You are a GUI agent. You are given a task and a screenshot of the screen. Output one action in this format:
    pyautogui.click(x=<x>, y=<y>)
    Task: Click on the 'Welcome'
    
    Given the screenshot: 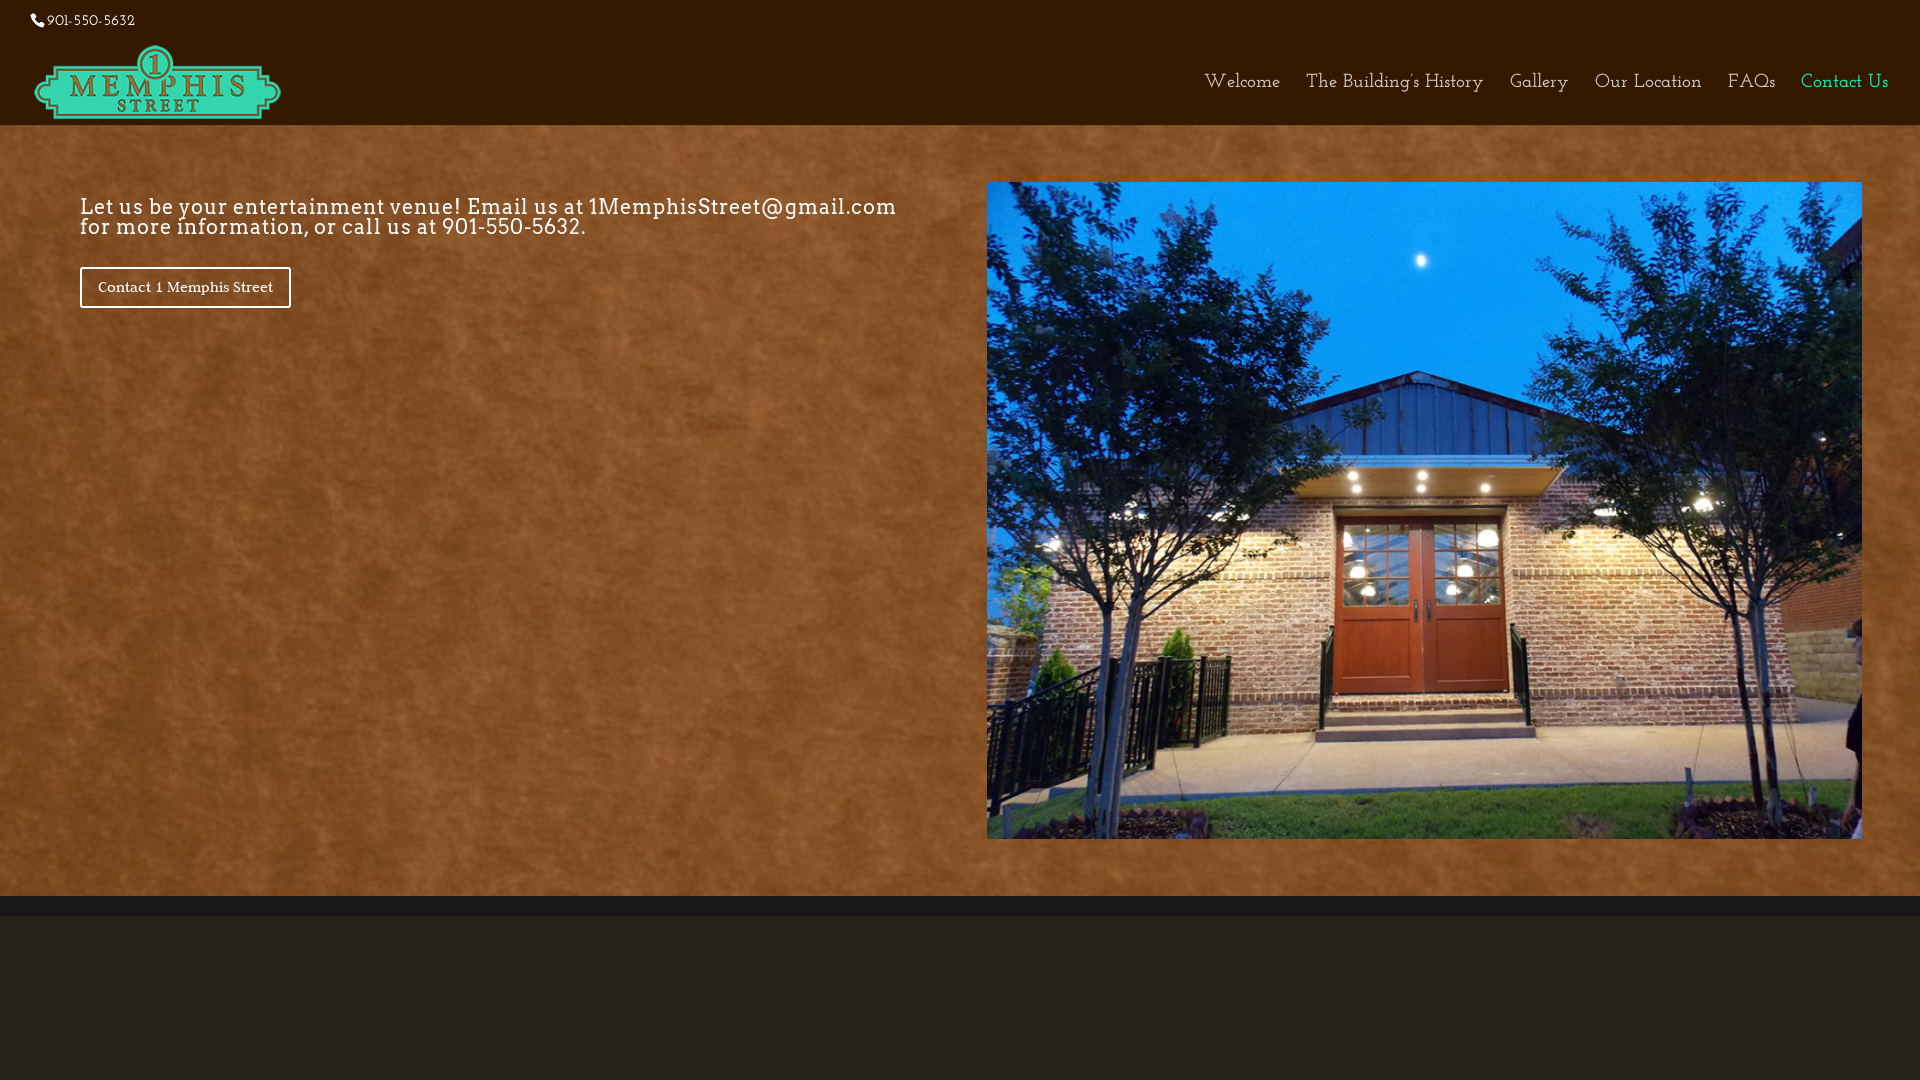 What is the action you would take?
    pyautogui.click(x=1241, y=100)
    